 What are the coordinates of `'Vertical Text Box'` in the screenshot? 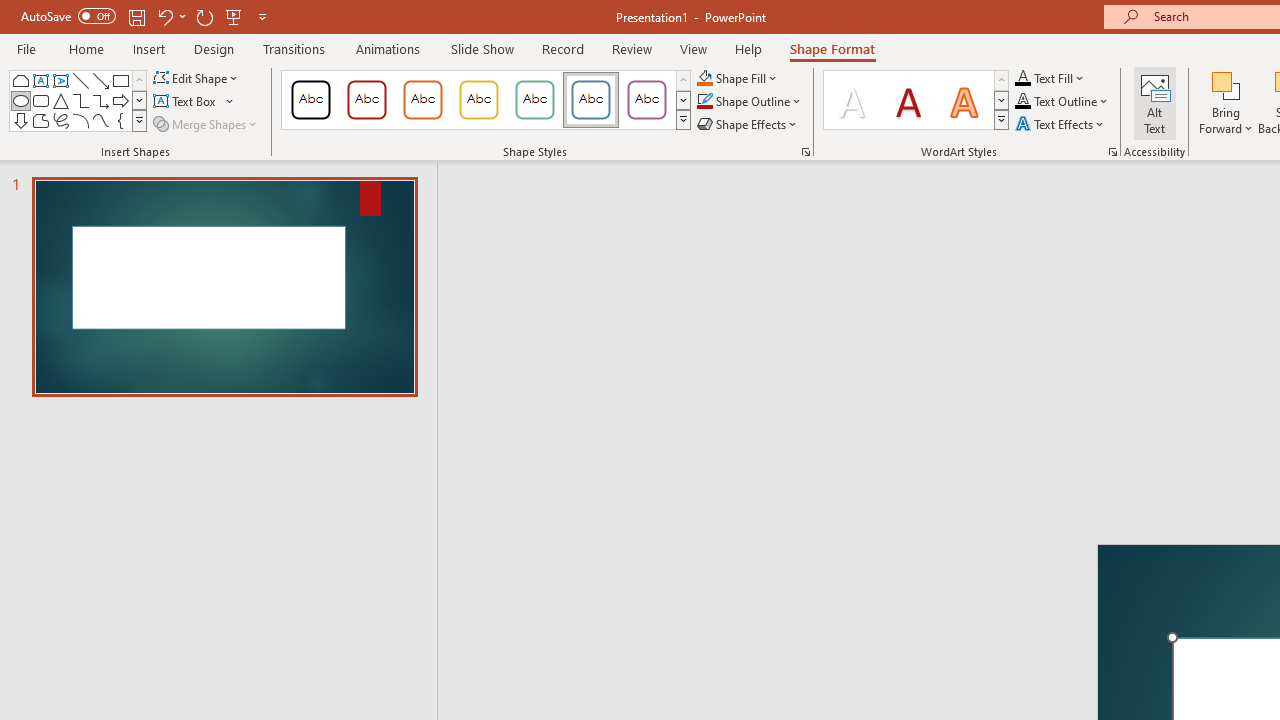 It's located at (60, 80).